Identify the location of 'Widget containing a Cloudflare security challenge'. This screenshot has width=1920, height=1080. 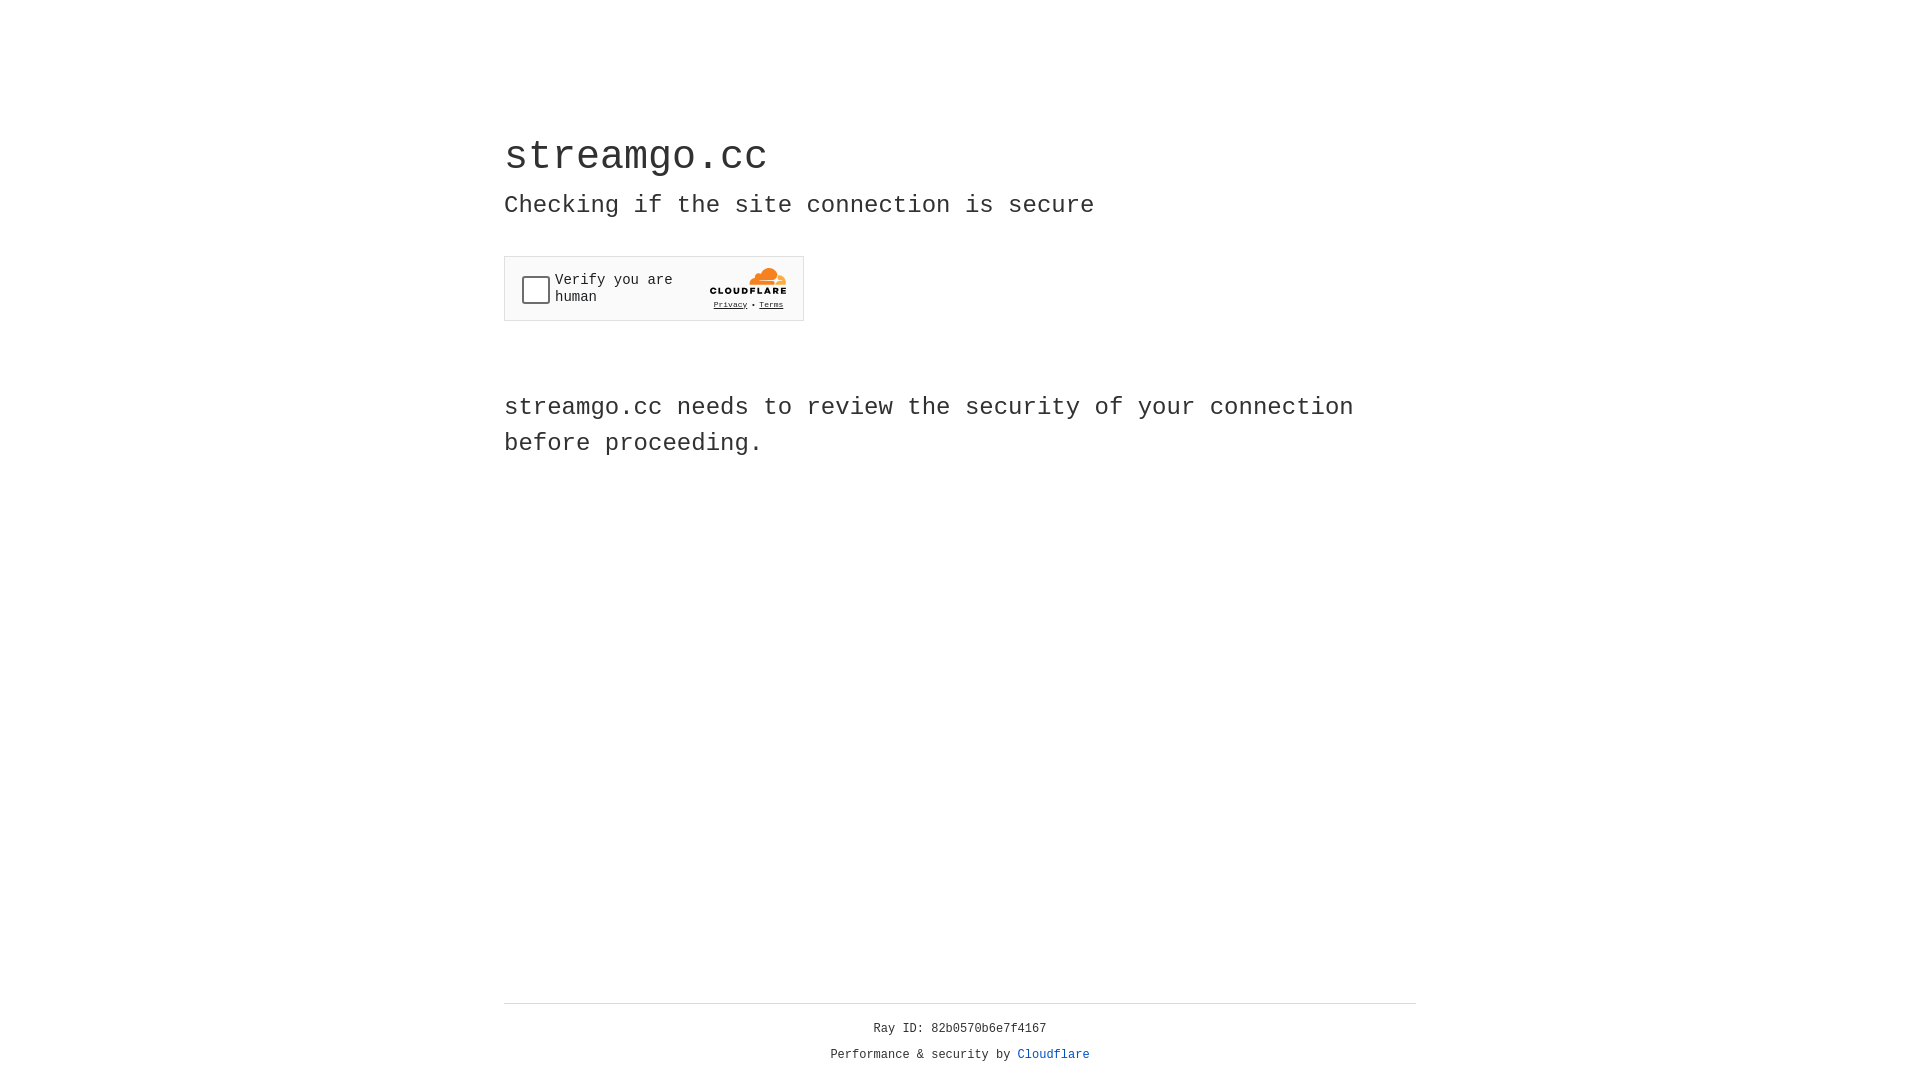
(653, 288).